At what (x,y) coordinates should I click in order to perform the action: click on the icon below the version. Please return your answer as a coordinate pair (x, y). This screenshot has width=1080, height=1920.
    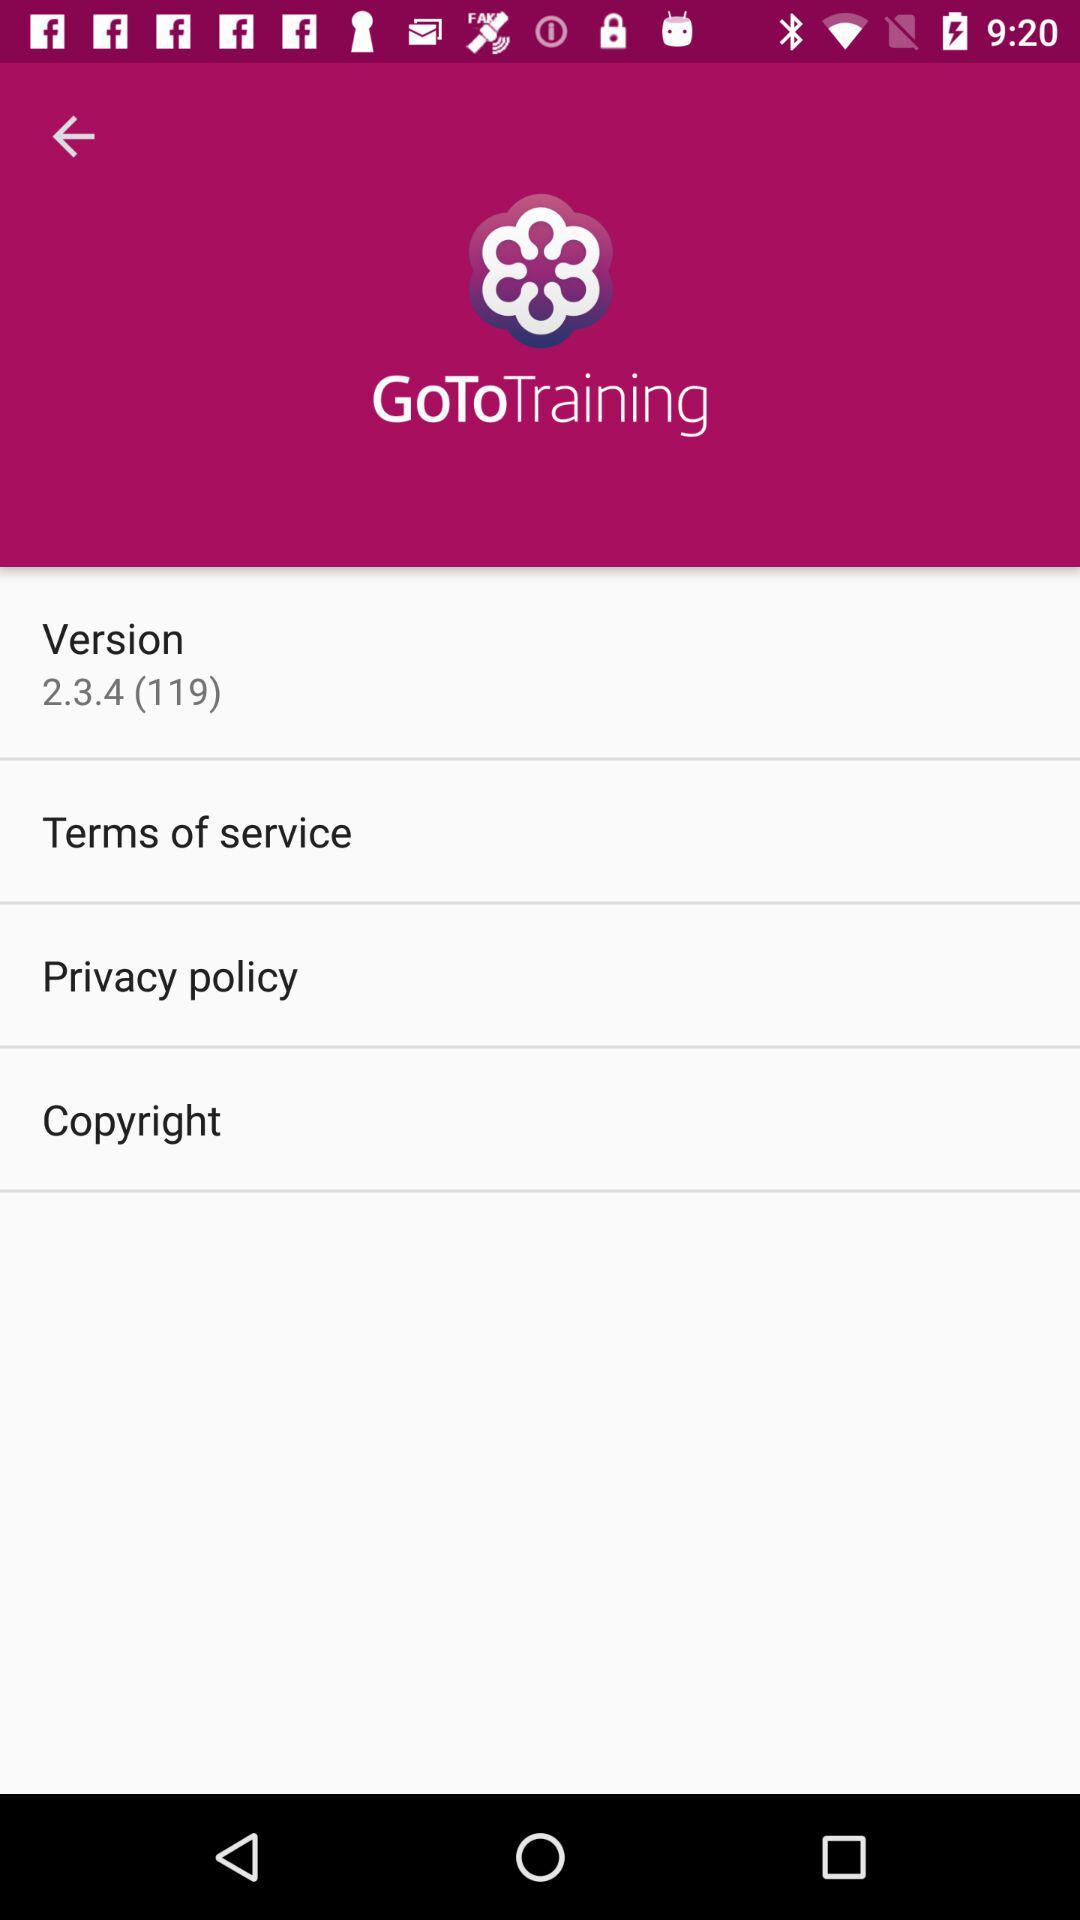
    Looking at the image, I should click on (131, 690).